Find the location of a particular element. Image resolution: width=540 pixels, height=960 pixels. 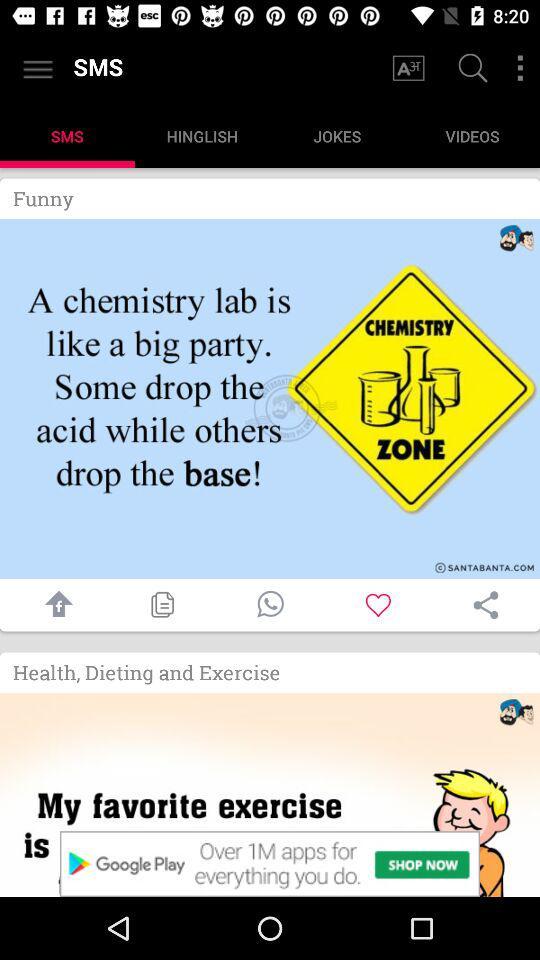

share this is located at coordinates (485, 604).